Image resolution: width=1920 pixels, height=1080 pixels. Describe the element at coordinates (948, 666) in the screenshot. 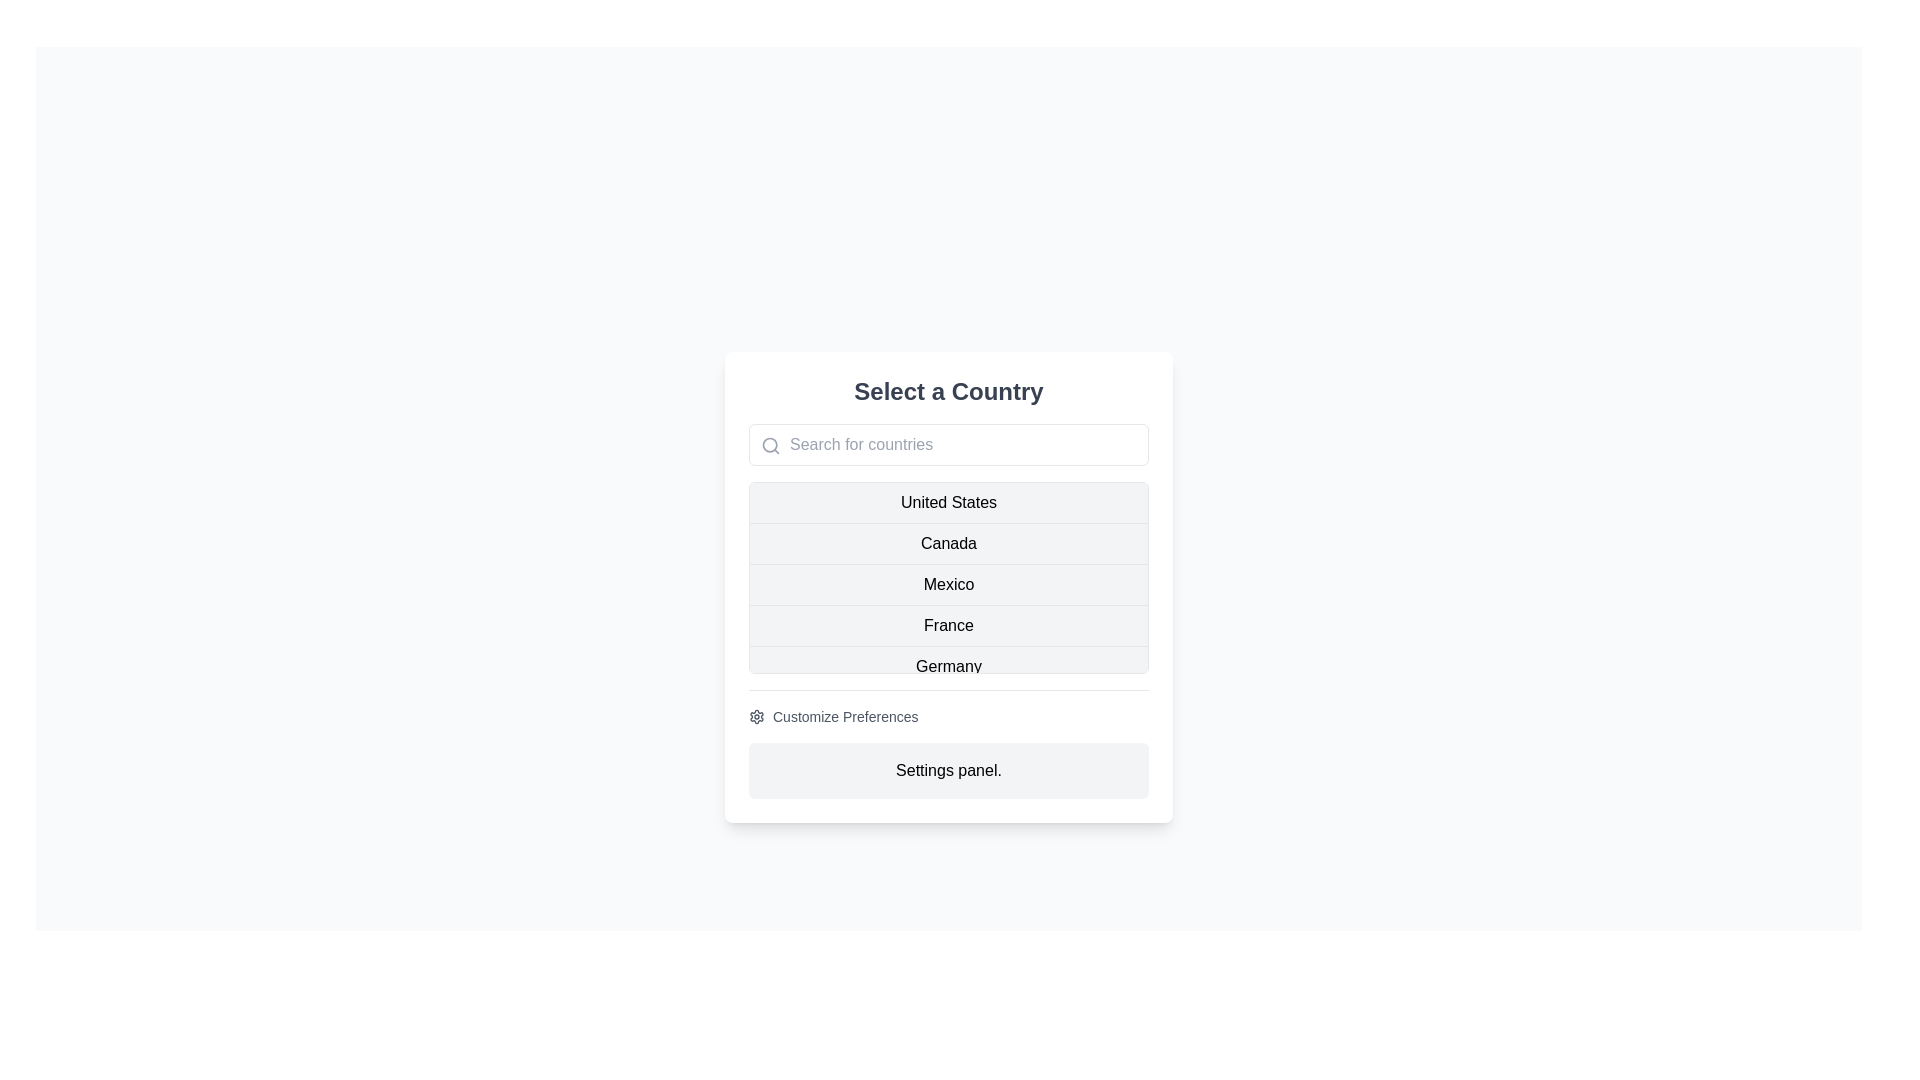

I see `the 'Germany' option in the dropdown menu, which is the fifth item below 'France' and above 'India', characterized by a light gray background and centered text` at that location.